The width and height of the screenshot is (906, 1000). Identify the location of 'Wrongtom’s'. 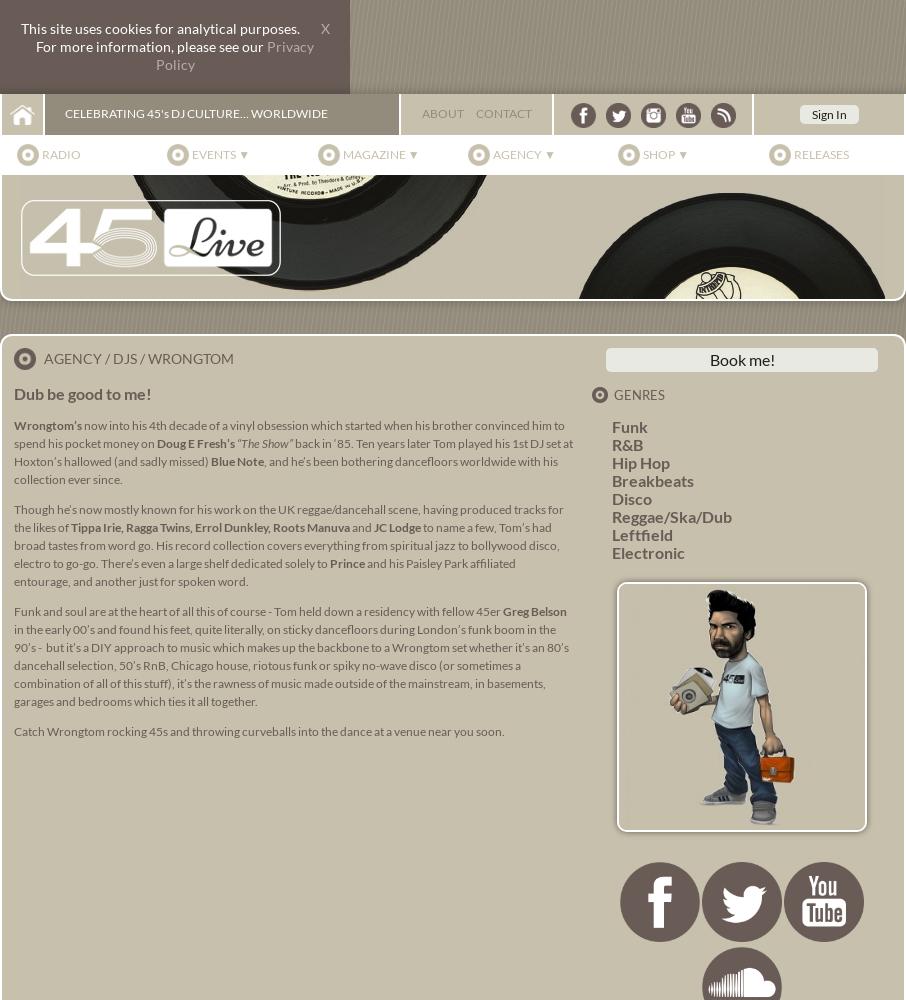
(48, 425).